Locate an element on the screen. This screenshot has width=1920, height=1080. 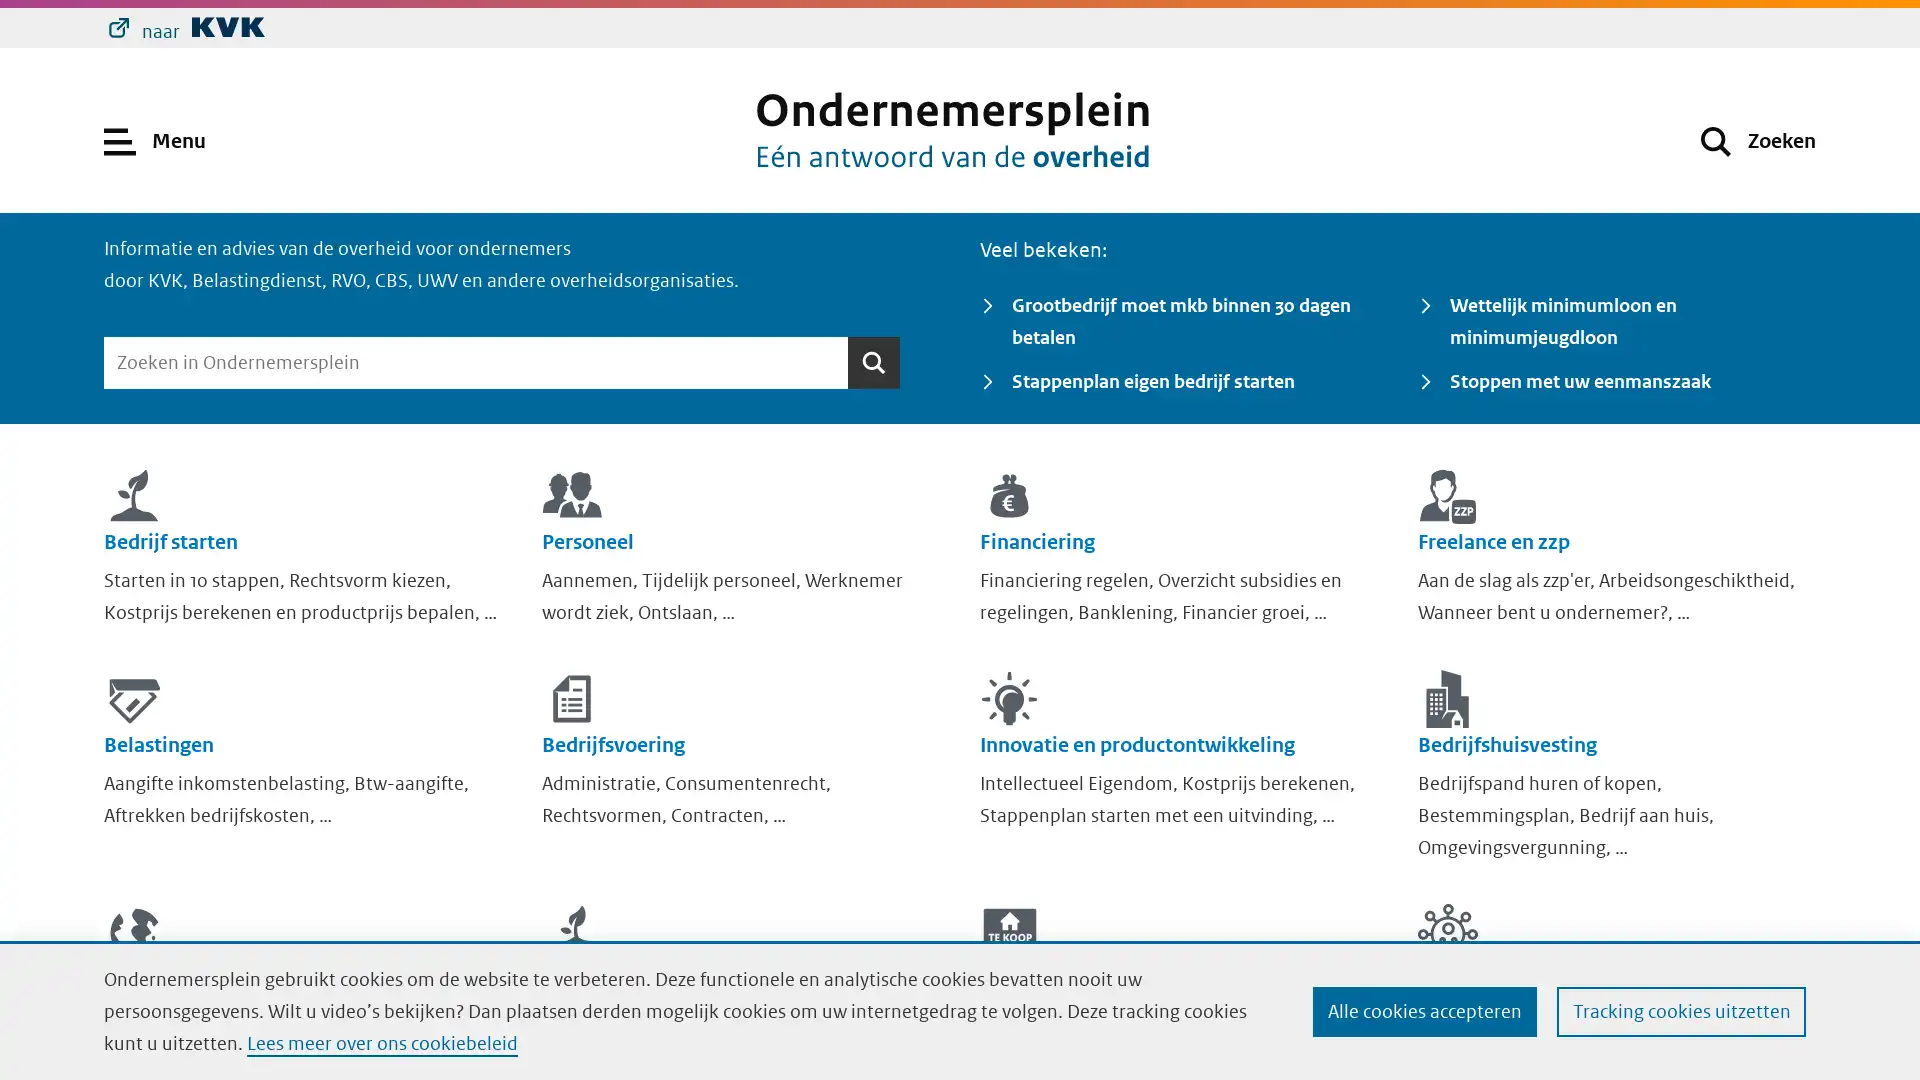
Alle cookies accepteren is located at coordinates (1424, 1011).